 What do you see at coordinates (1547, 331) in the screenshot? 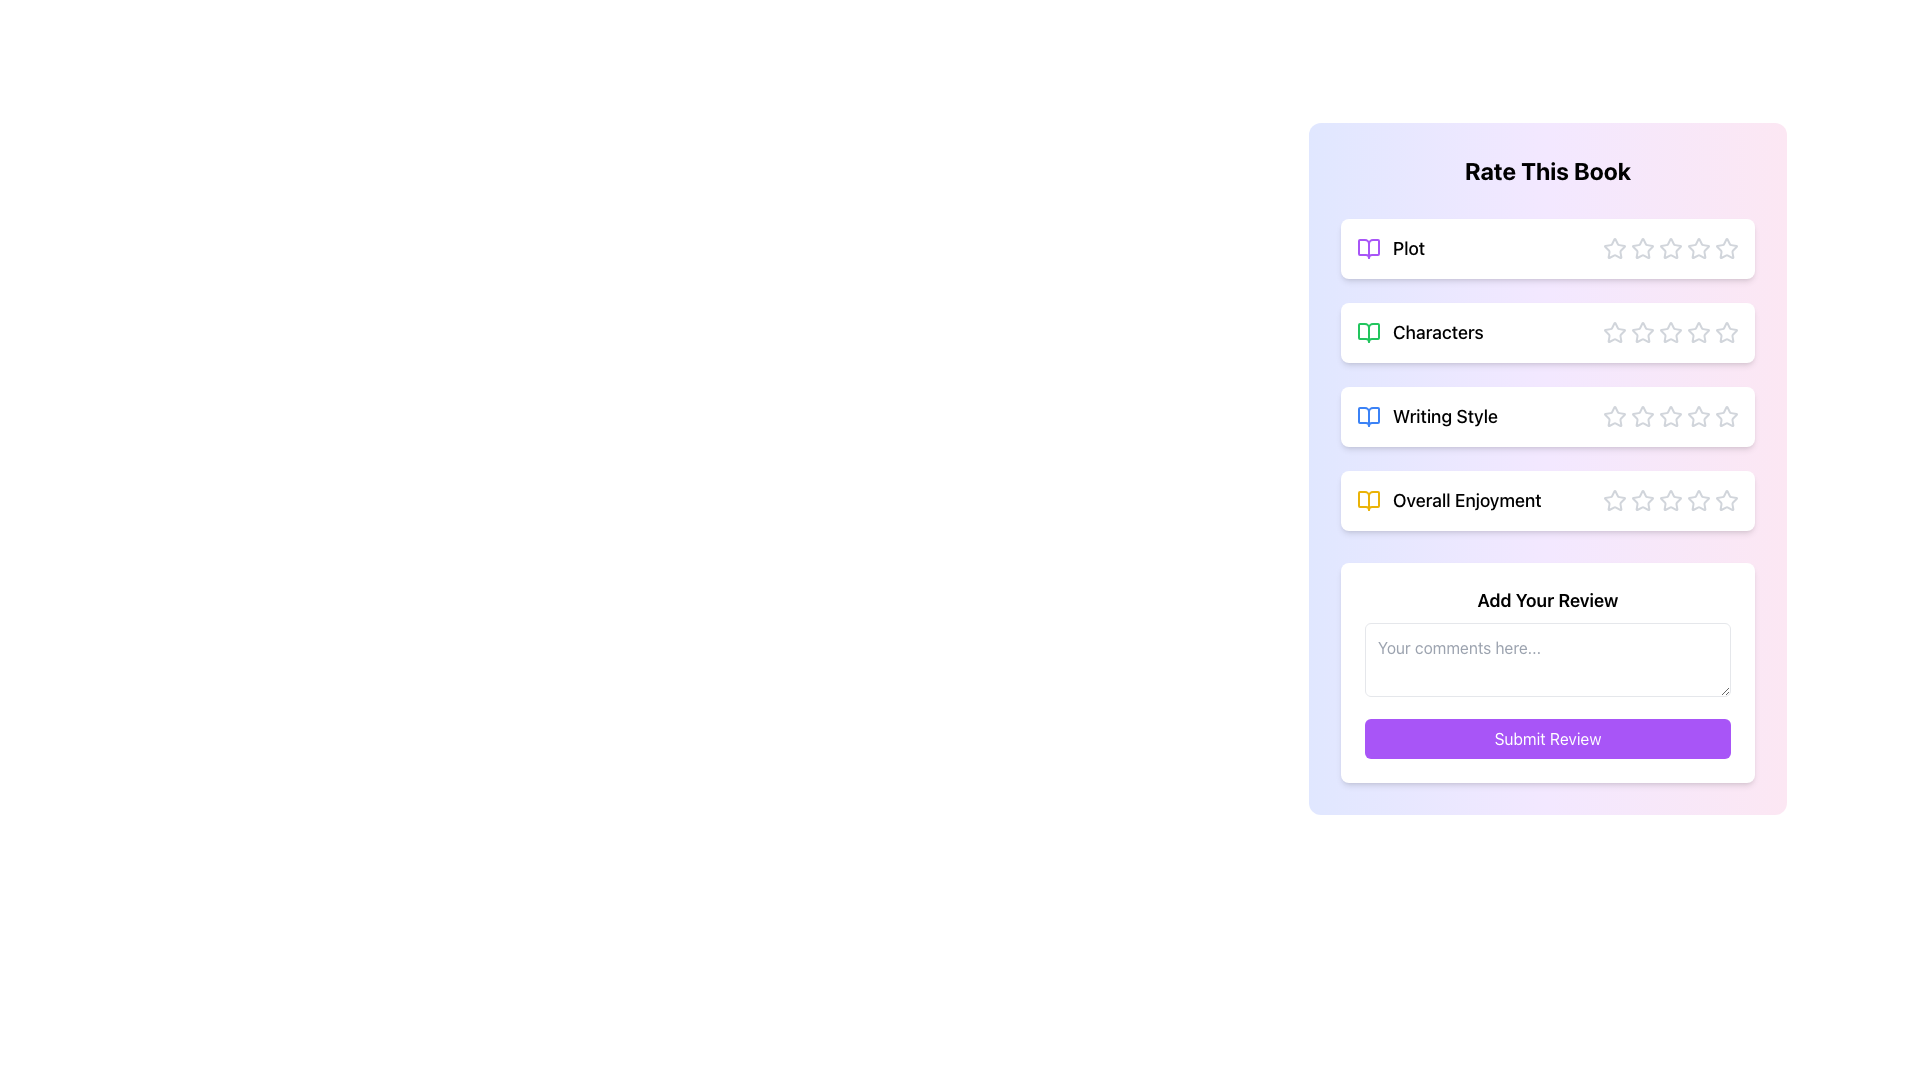
I see `the star in the second rating component for 'Characters' to change the rating` at bounding box center [1547, 331].